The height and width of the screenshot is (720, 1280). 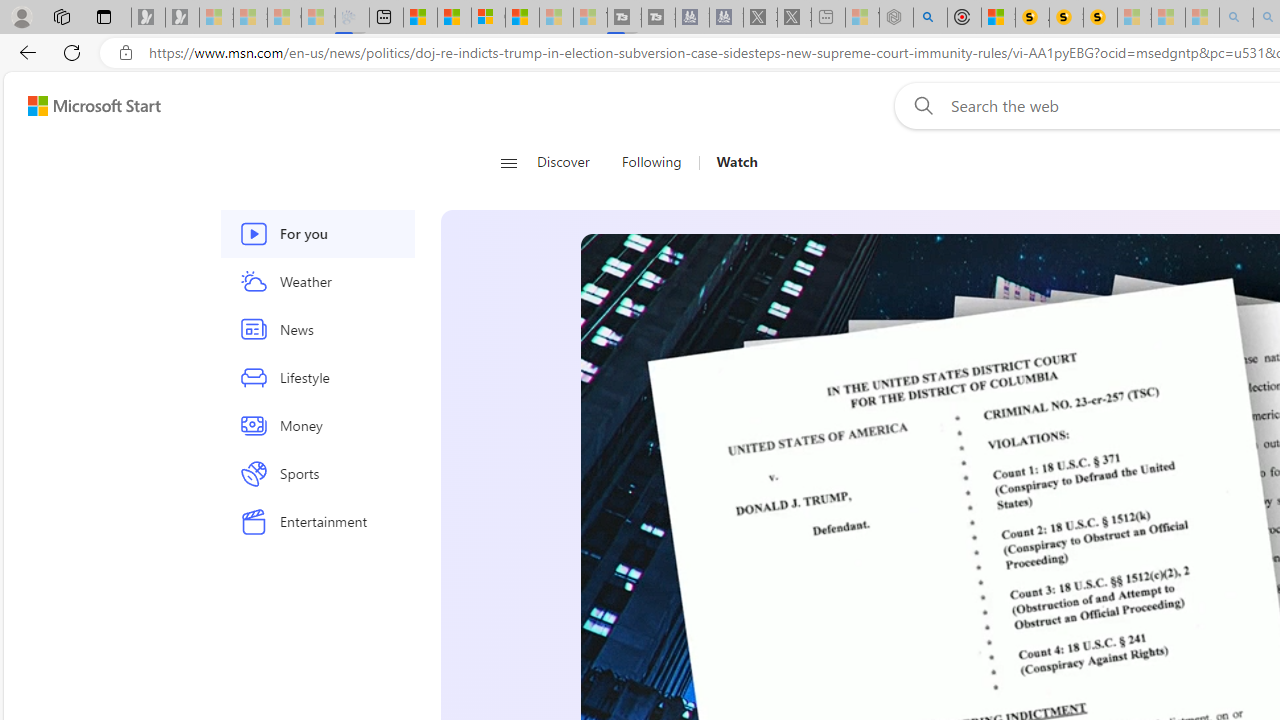 What do you see at coordinates (1235, 17) in the screenshot?
I see `'amazon - Search - Sleeping'` at bounding box center [1235, 17].